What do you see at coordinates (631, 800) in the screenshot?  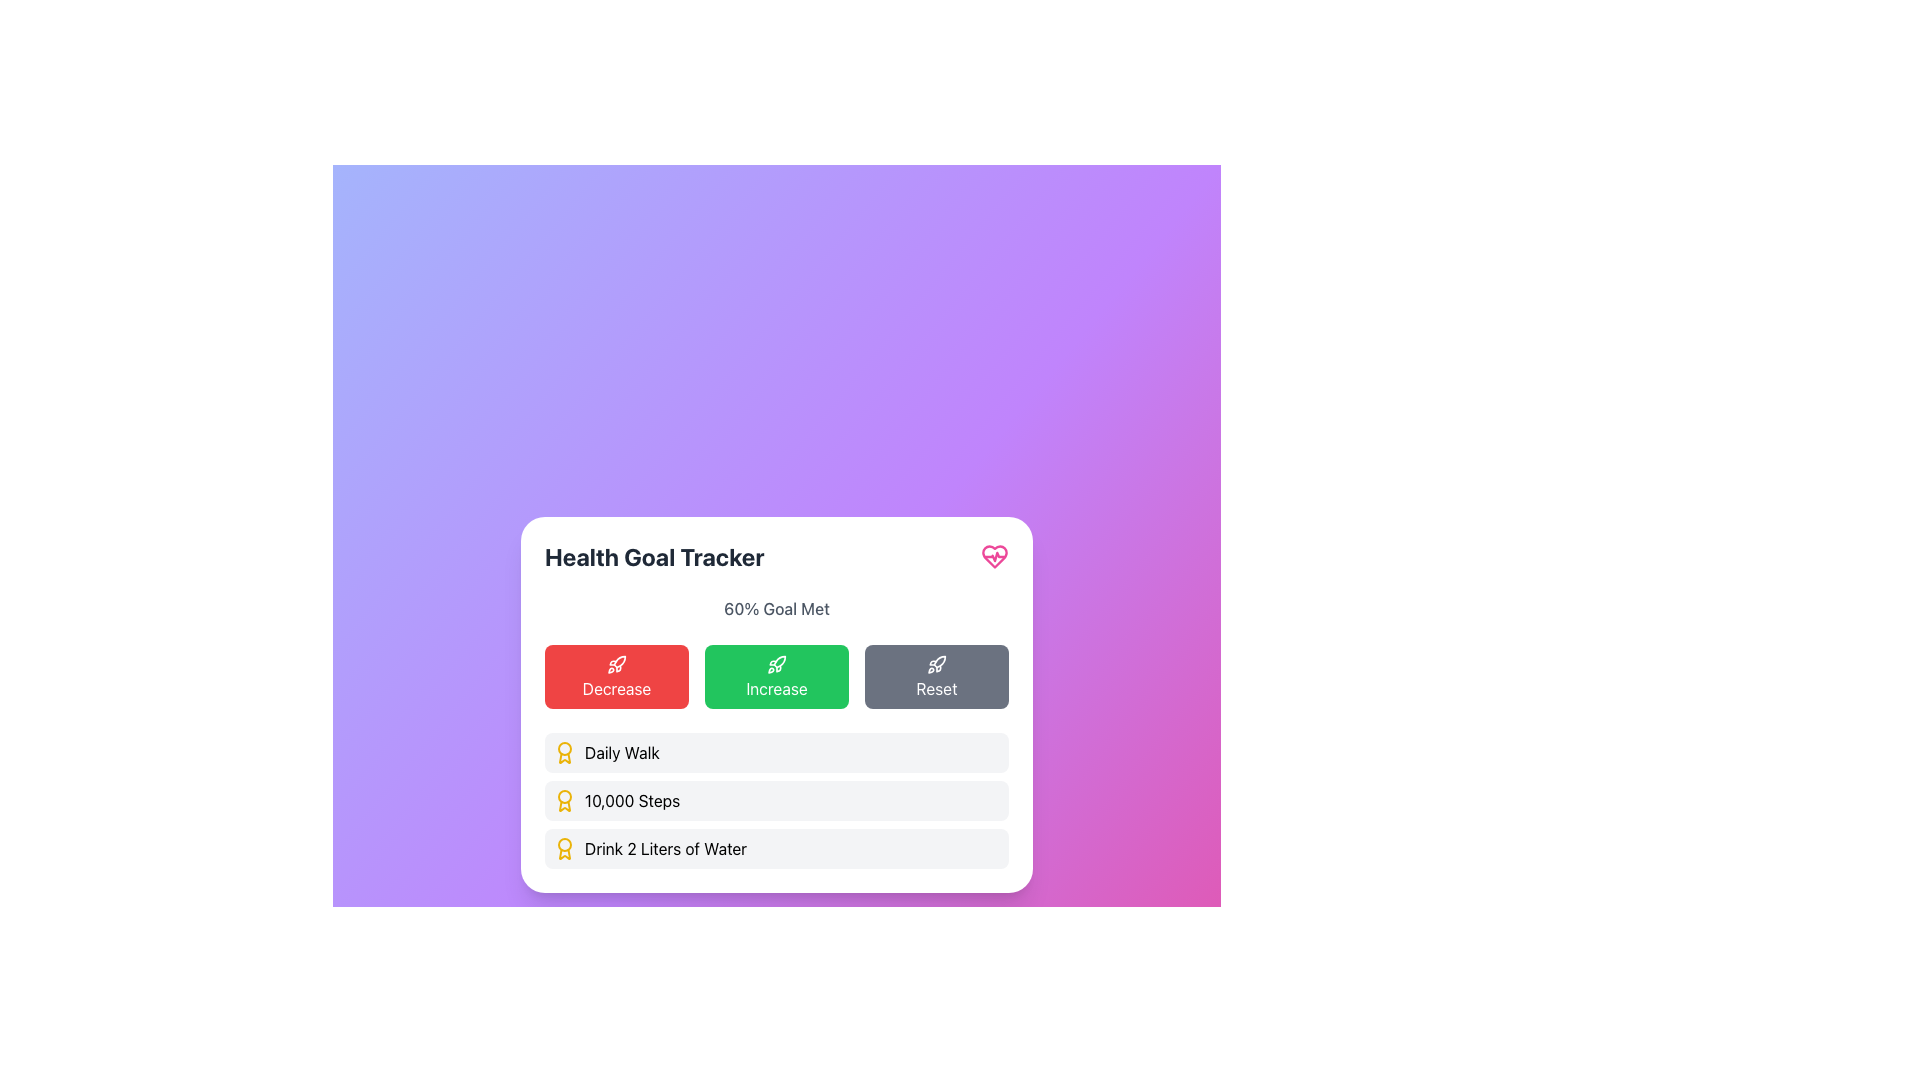 I see `the text label displaying '10,000 Steps', which is the second item in the list and located to the right of the award ribbon icon` at bounding box center [631, 800].